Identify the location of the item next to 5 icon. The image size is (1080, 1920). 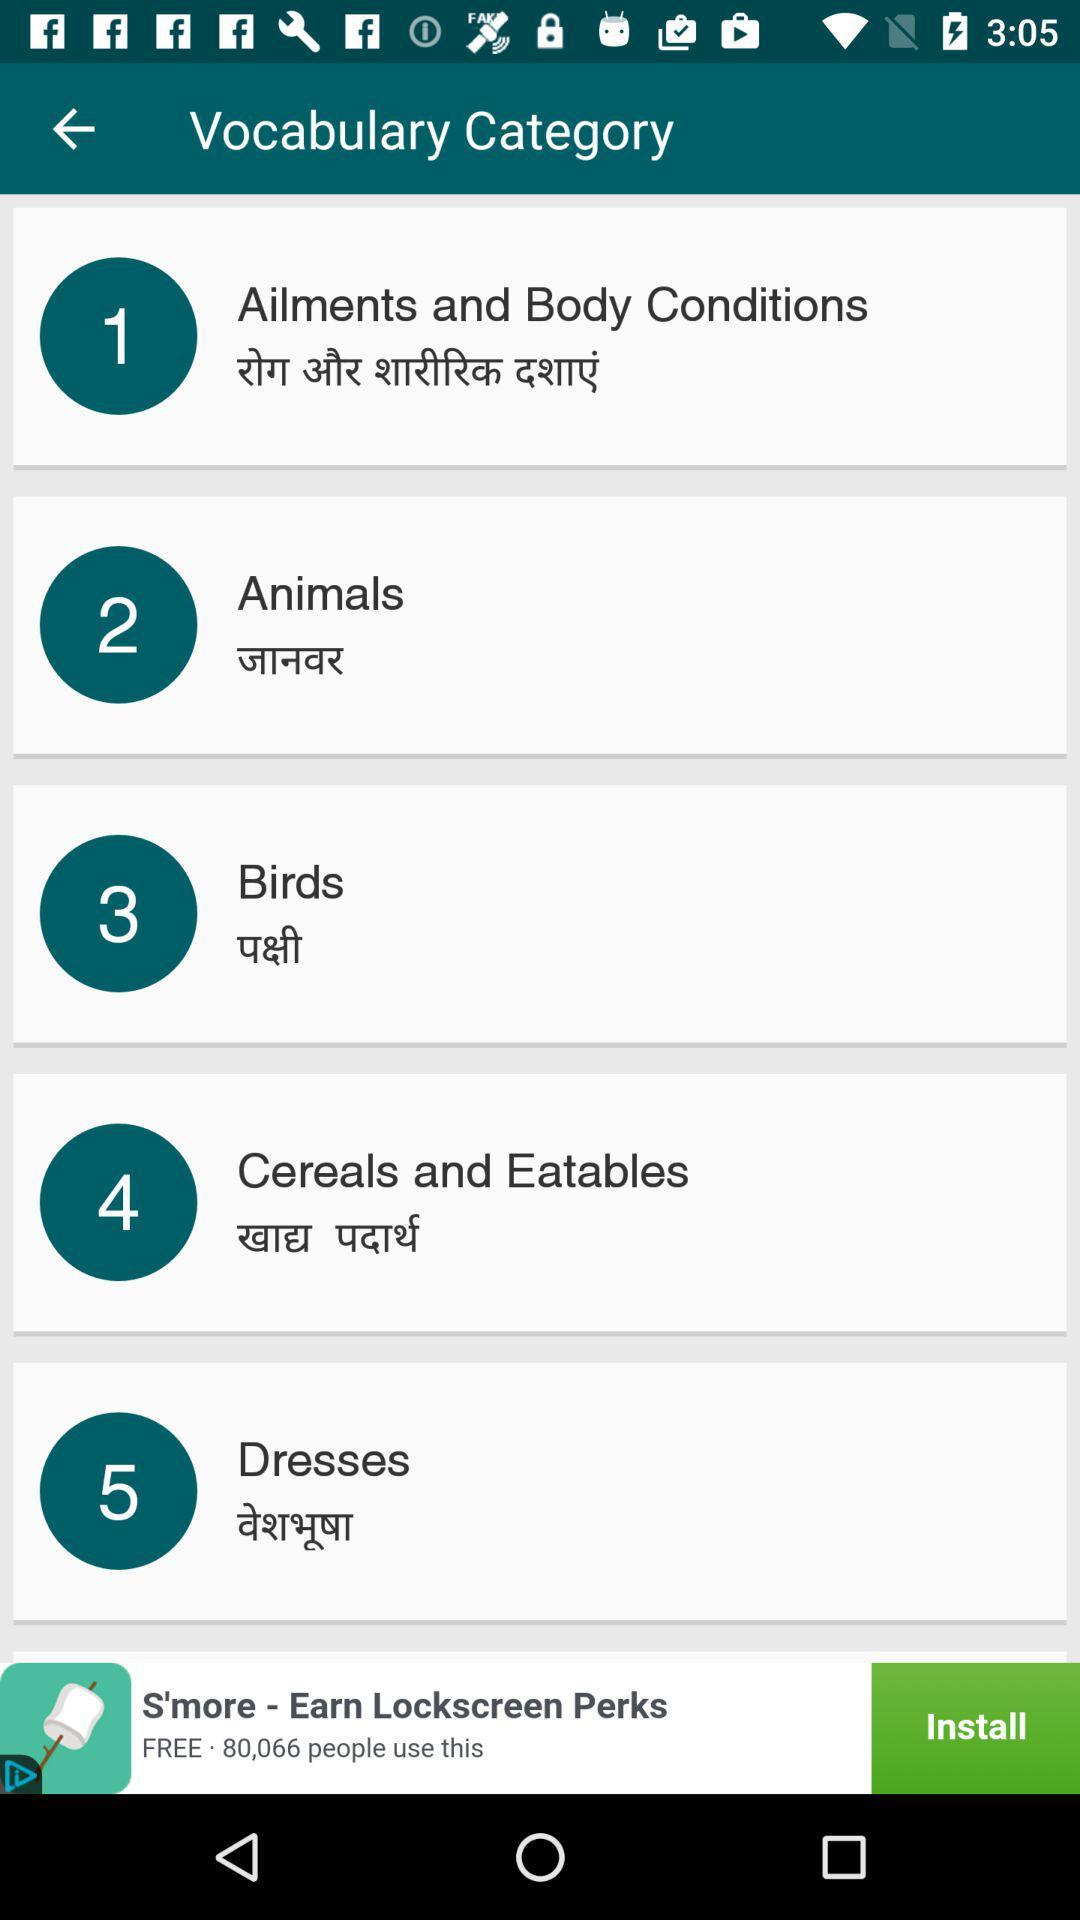
(295, 1524).